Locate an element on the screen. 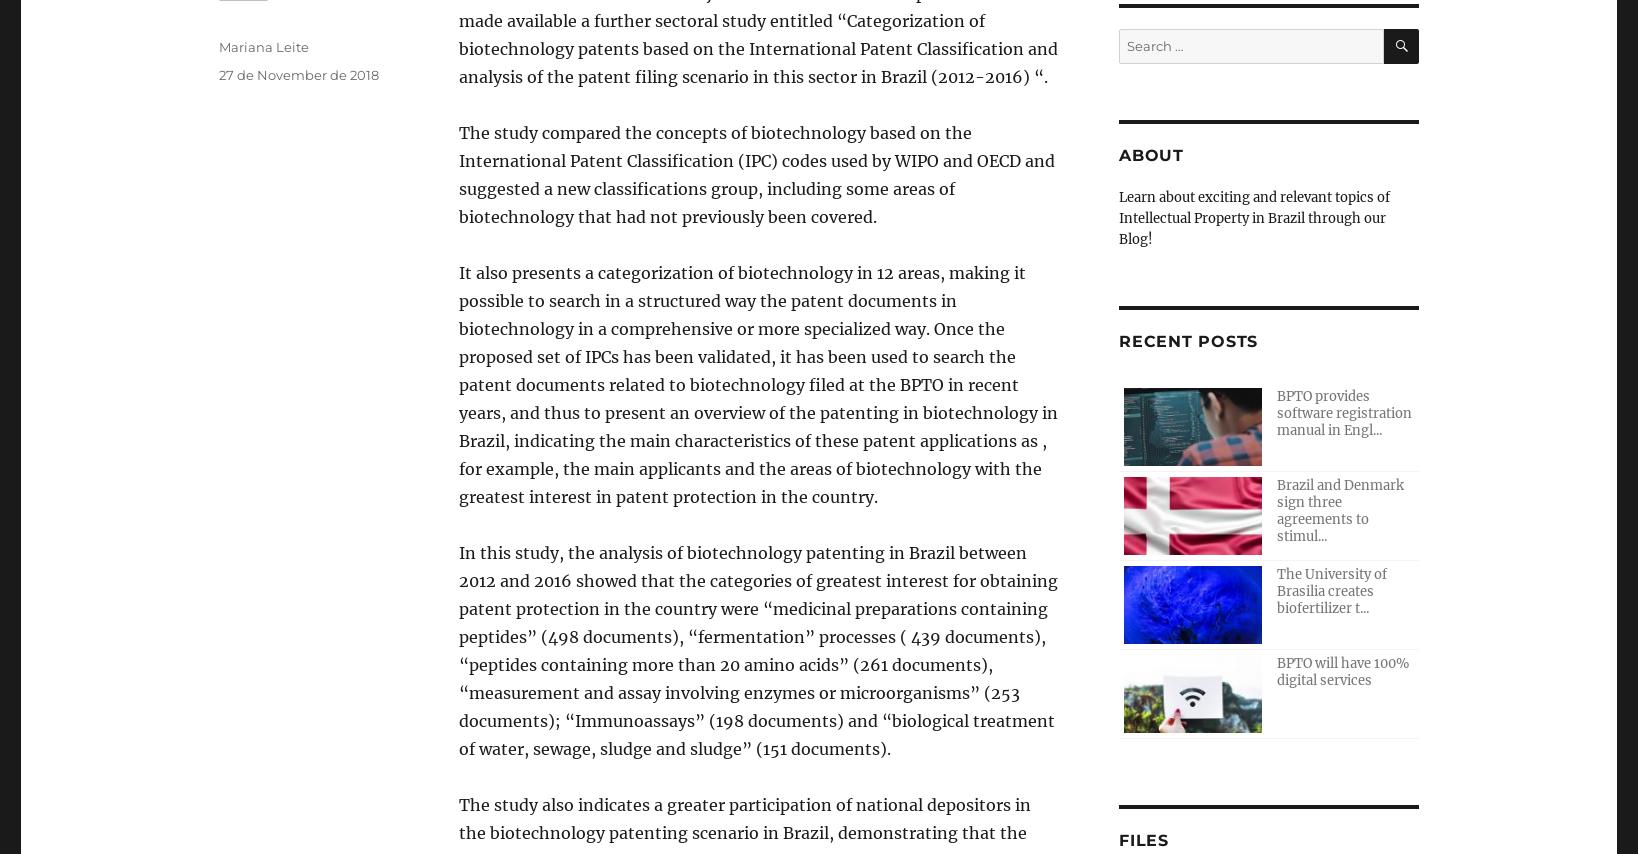 This screenshot has height=854, width=1638. '27 de November de 2018' is located at coordinates (298, 73).